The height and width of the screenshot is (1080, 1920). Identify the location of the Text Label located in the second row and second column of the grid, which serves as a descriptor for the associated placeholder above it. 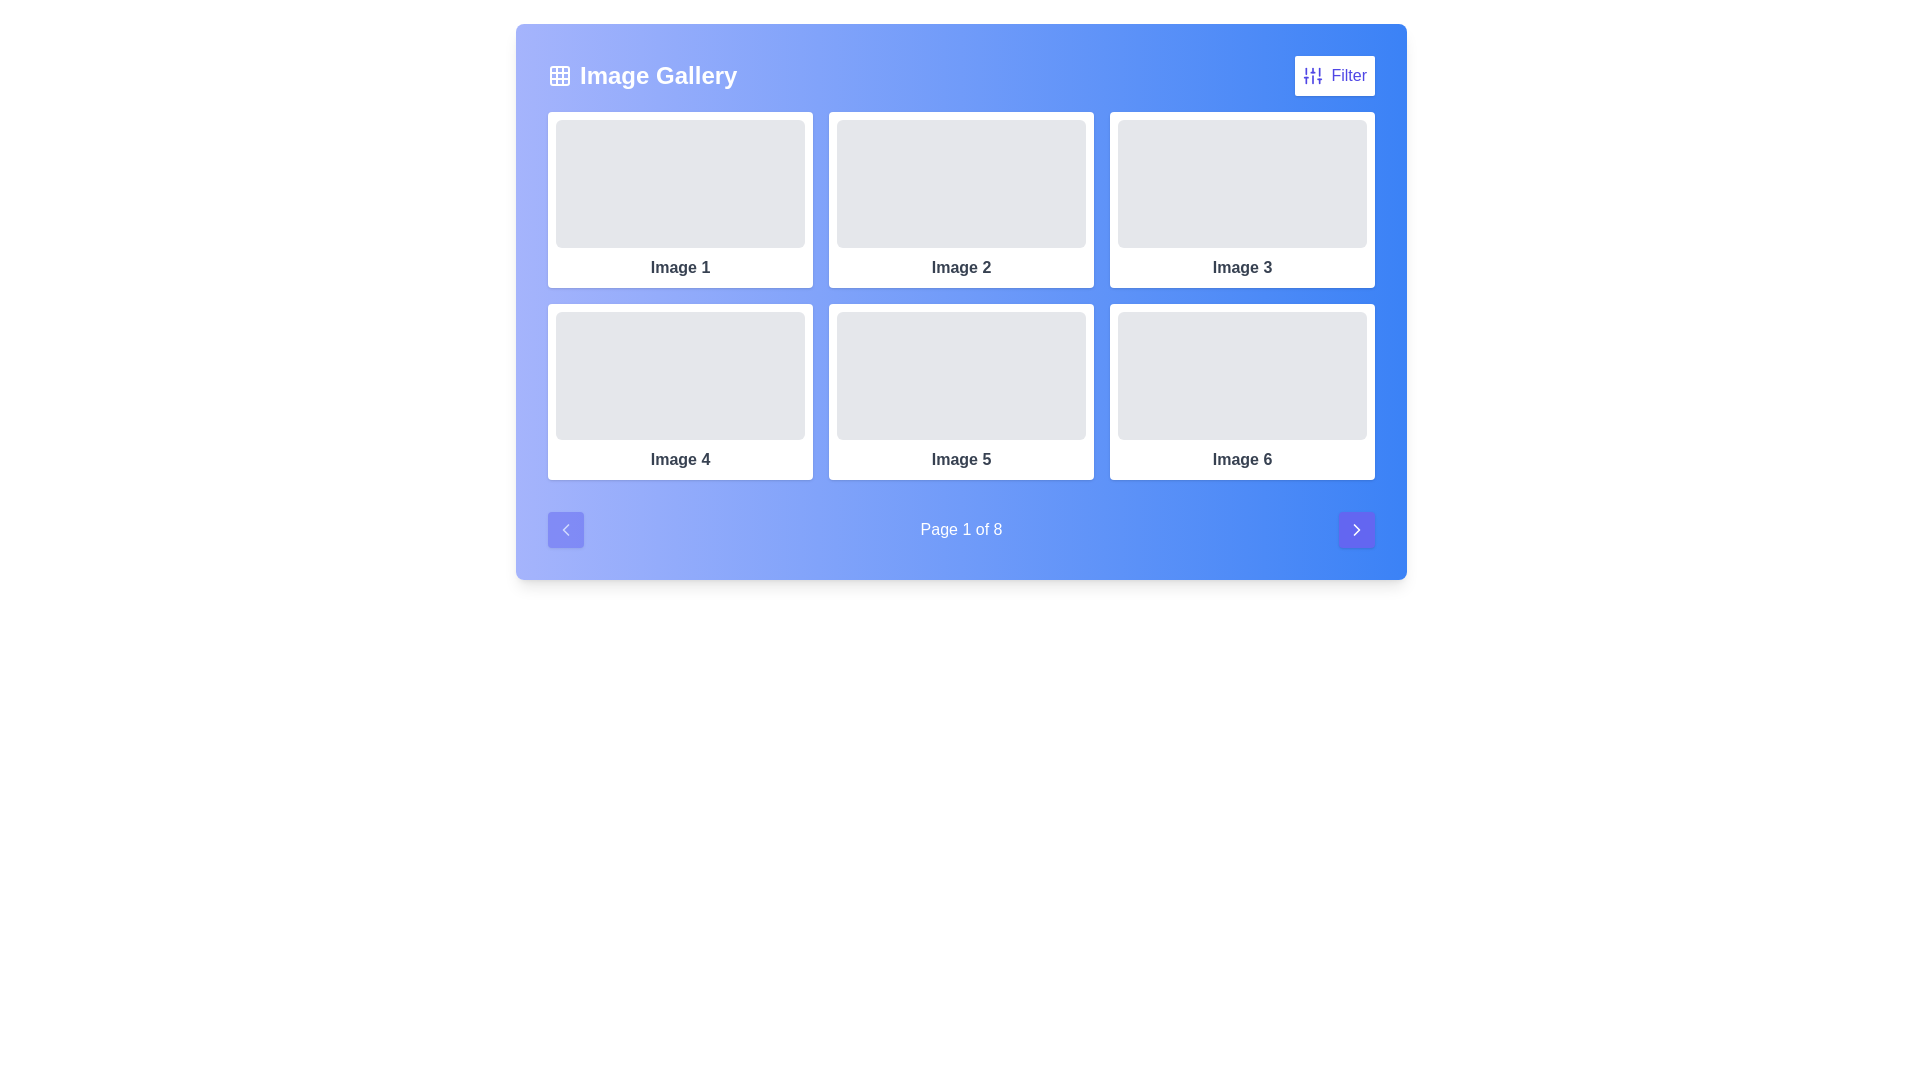
(961, 459).